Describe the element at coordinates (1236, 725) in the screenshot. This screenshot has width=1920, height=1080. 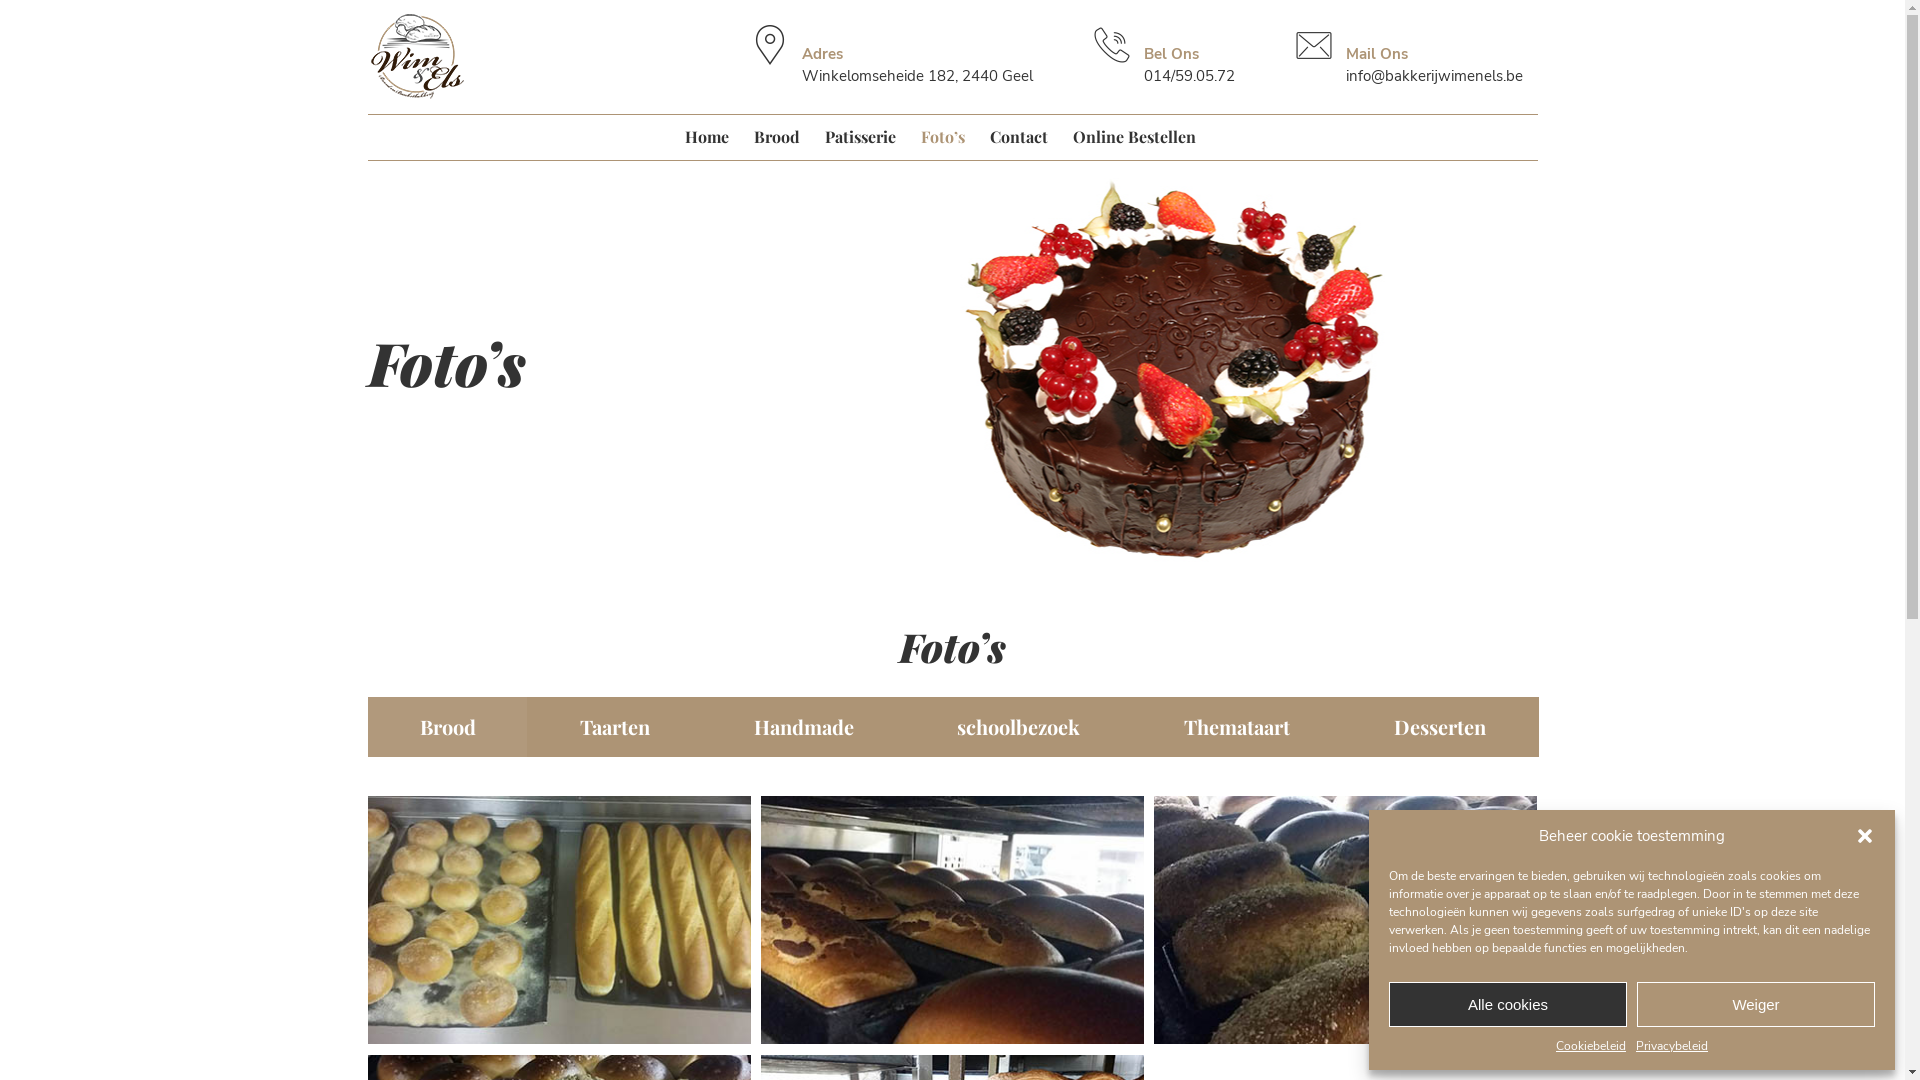
I see `'Themataart'` at that location.